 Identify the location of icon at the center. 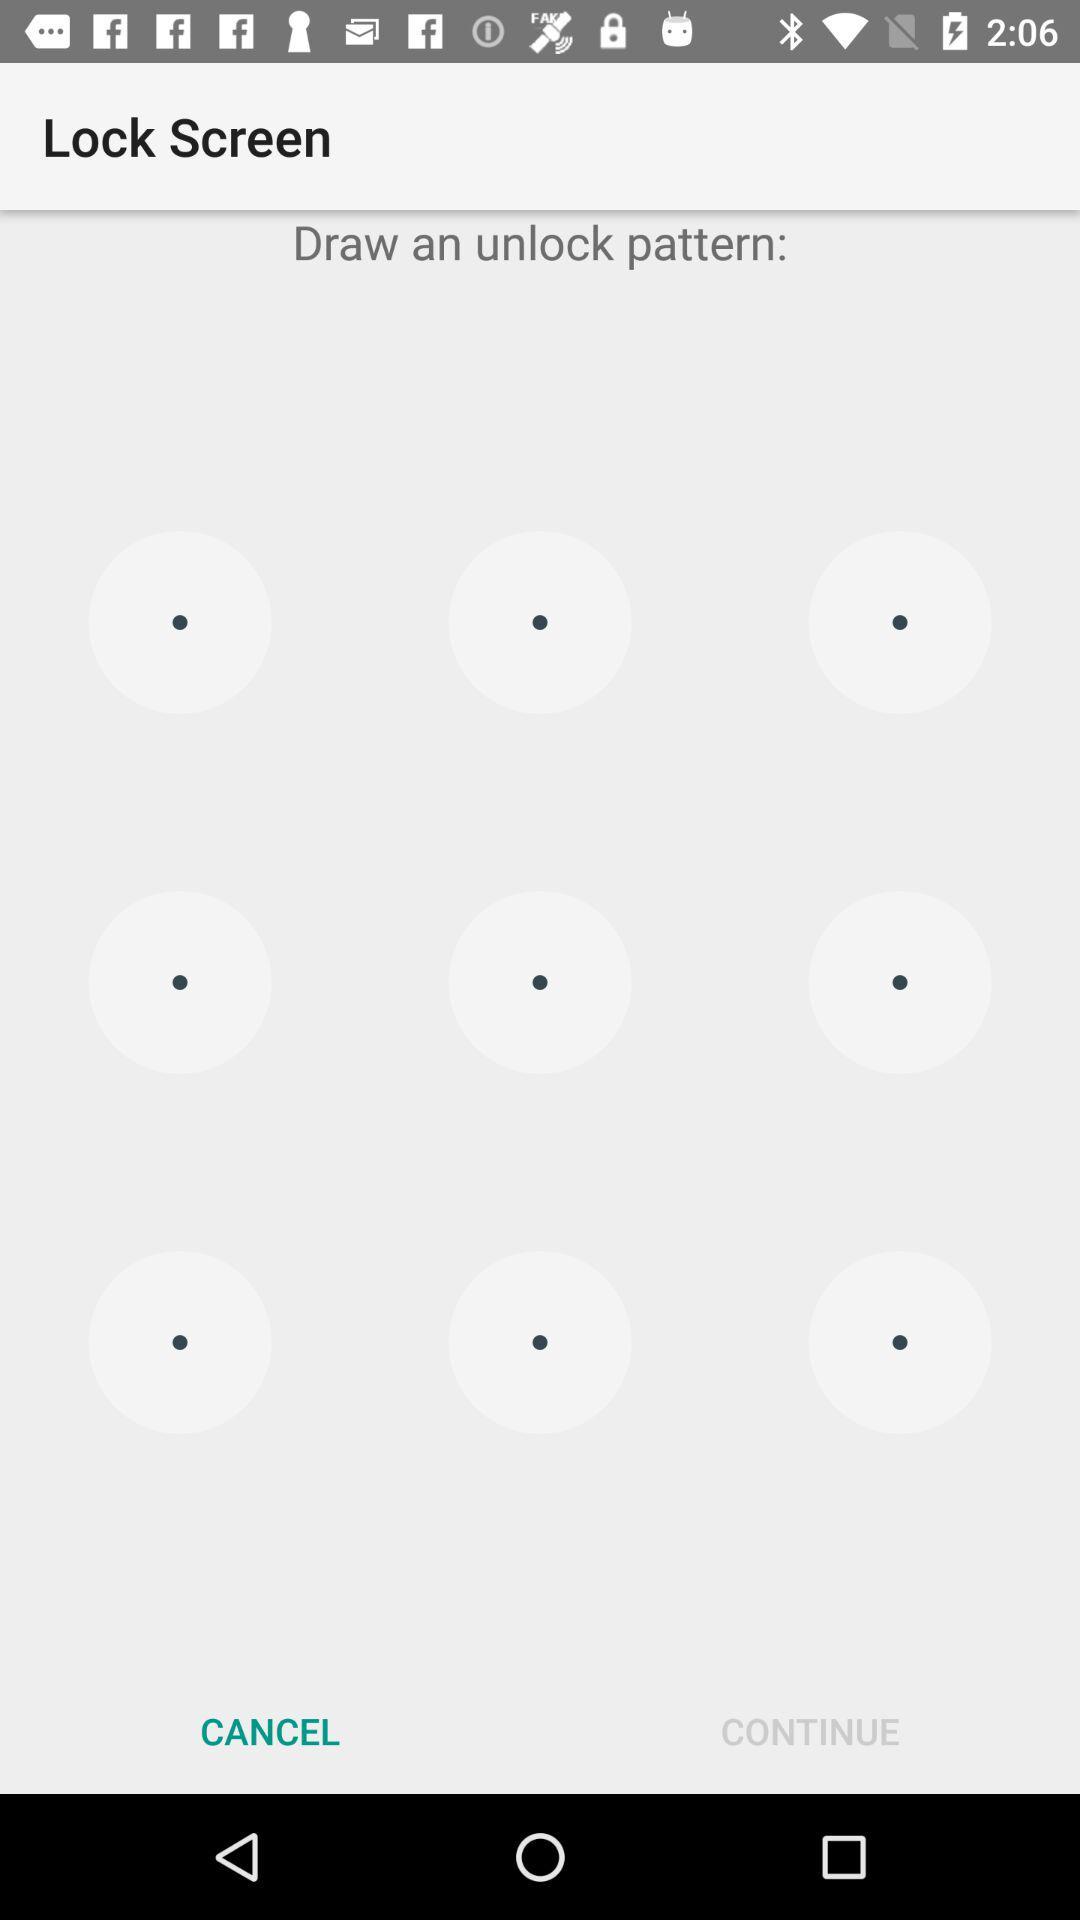
(540, 982).